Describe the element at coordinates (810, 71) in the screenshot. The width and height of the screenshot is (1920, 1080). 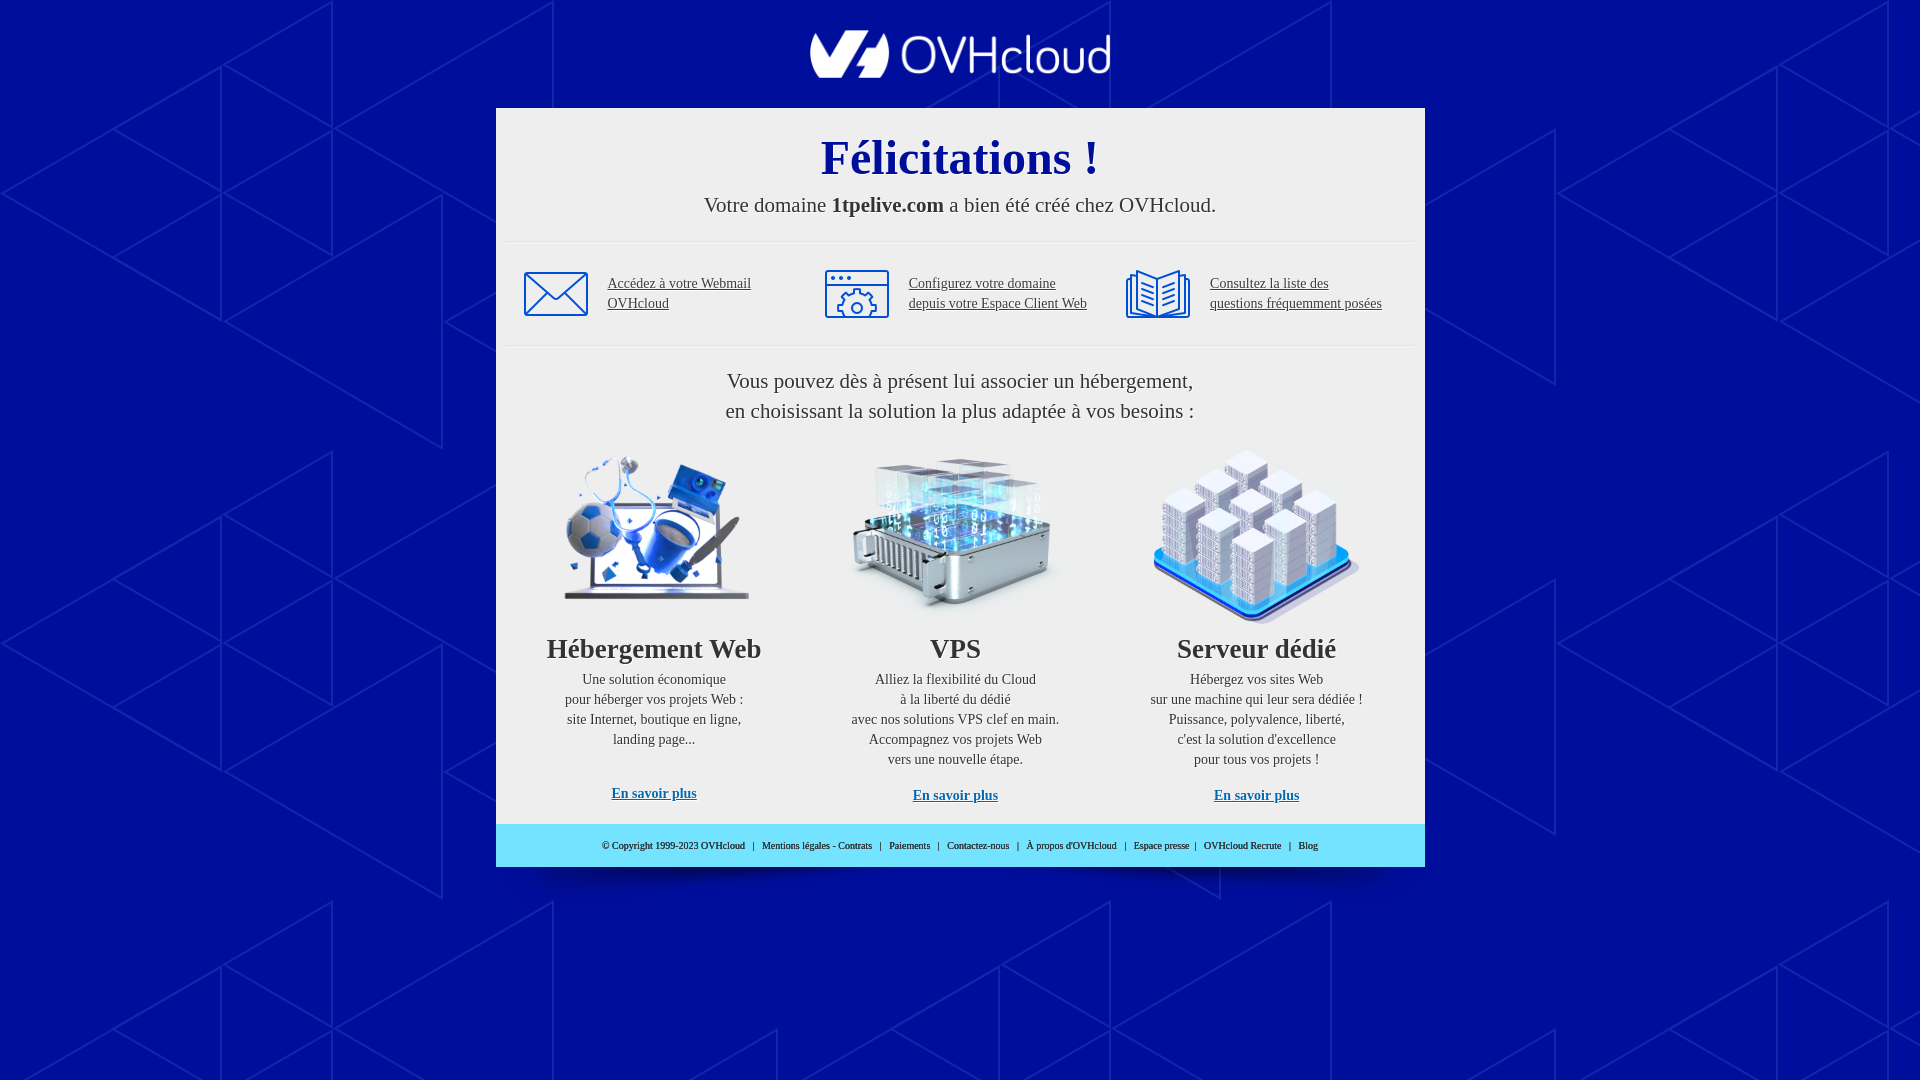
I see `'OVHcloud'` at that location.